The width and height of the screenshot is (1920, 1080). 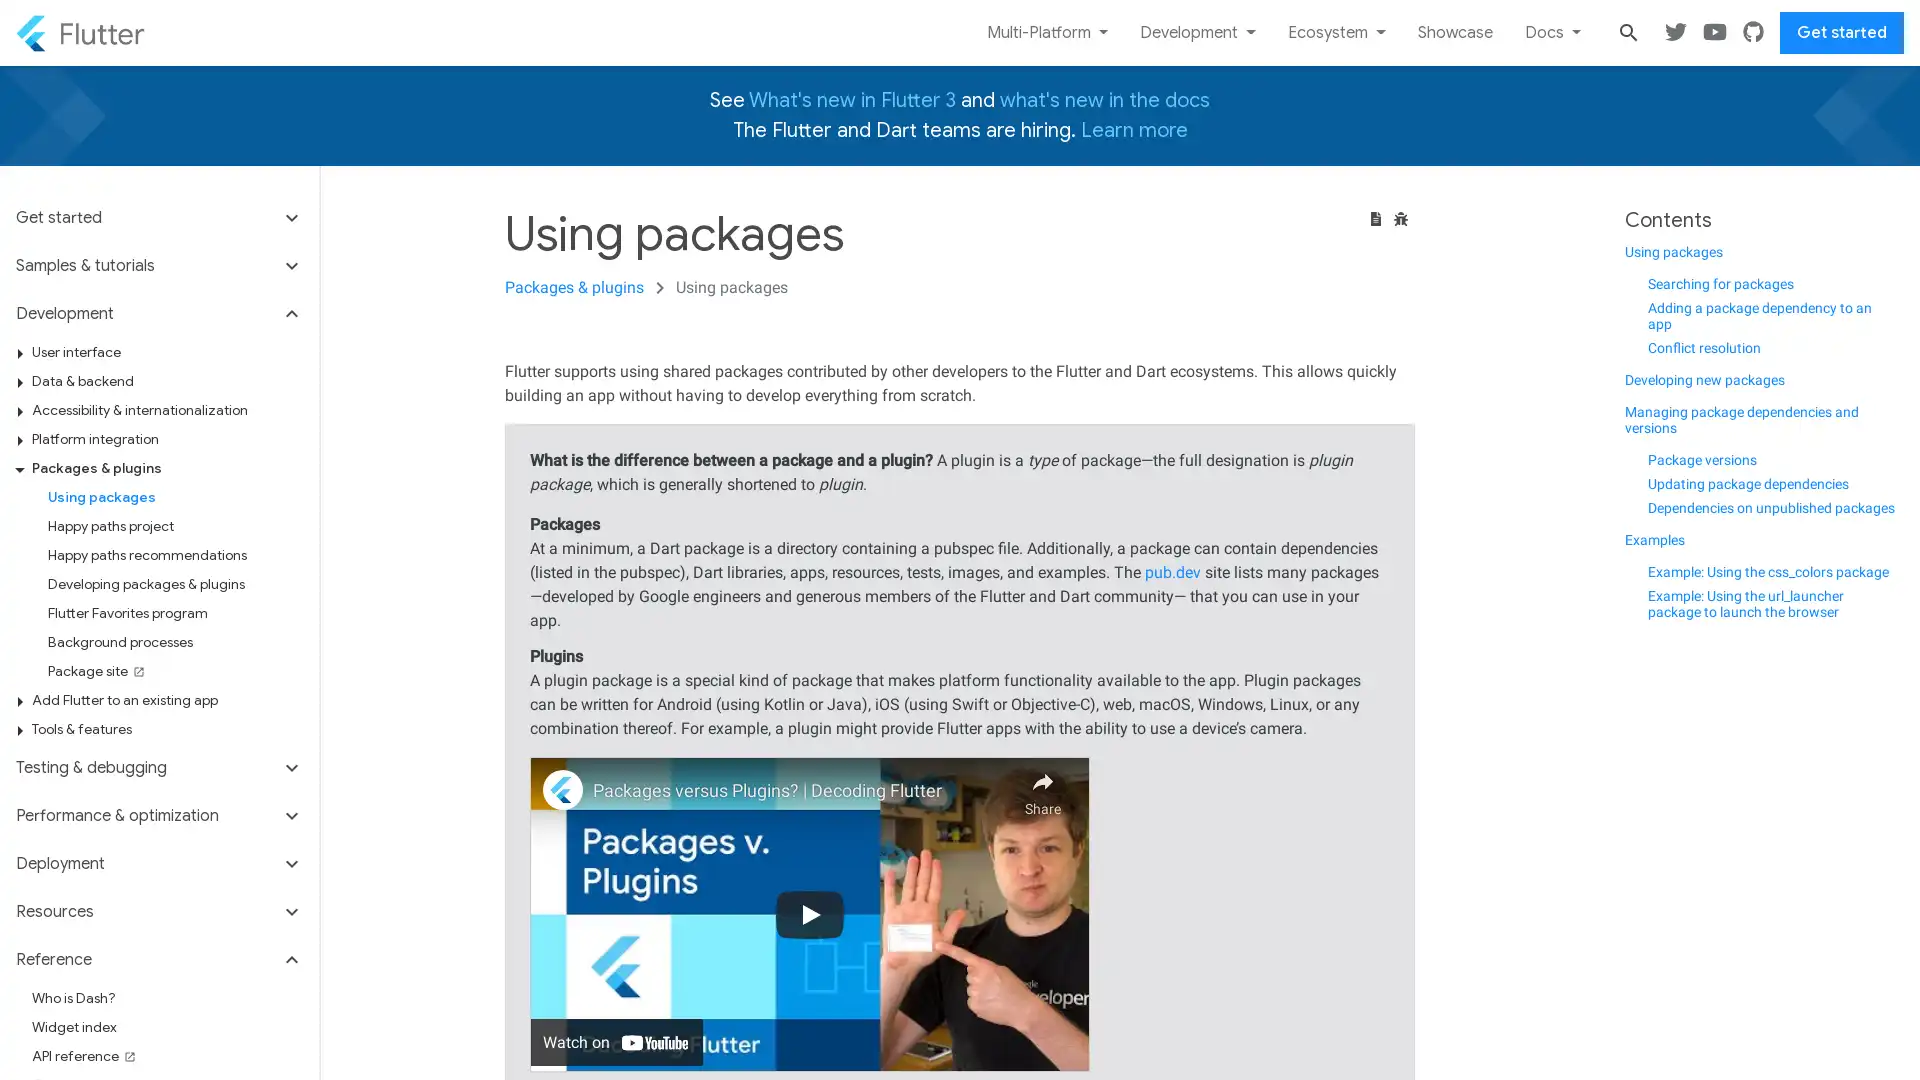 I want to click on Get started keyboard_arrow_down, so click(x=158, y=223).